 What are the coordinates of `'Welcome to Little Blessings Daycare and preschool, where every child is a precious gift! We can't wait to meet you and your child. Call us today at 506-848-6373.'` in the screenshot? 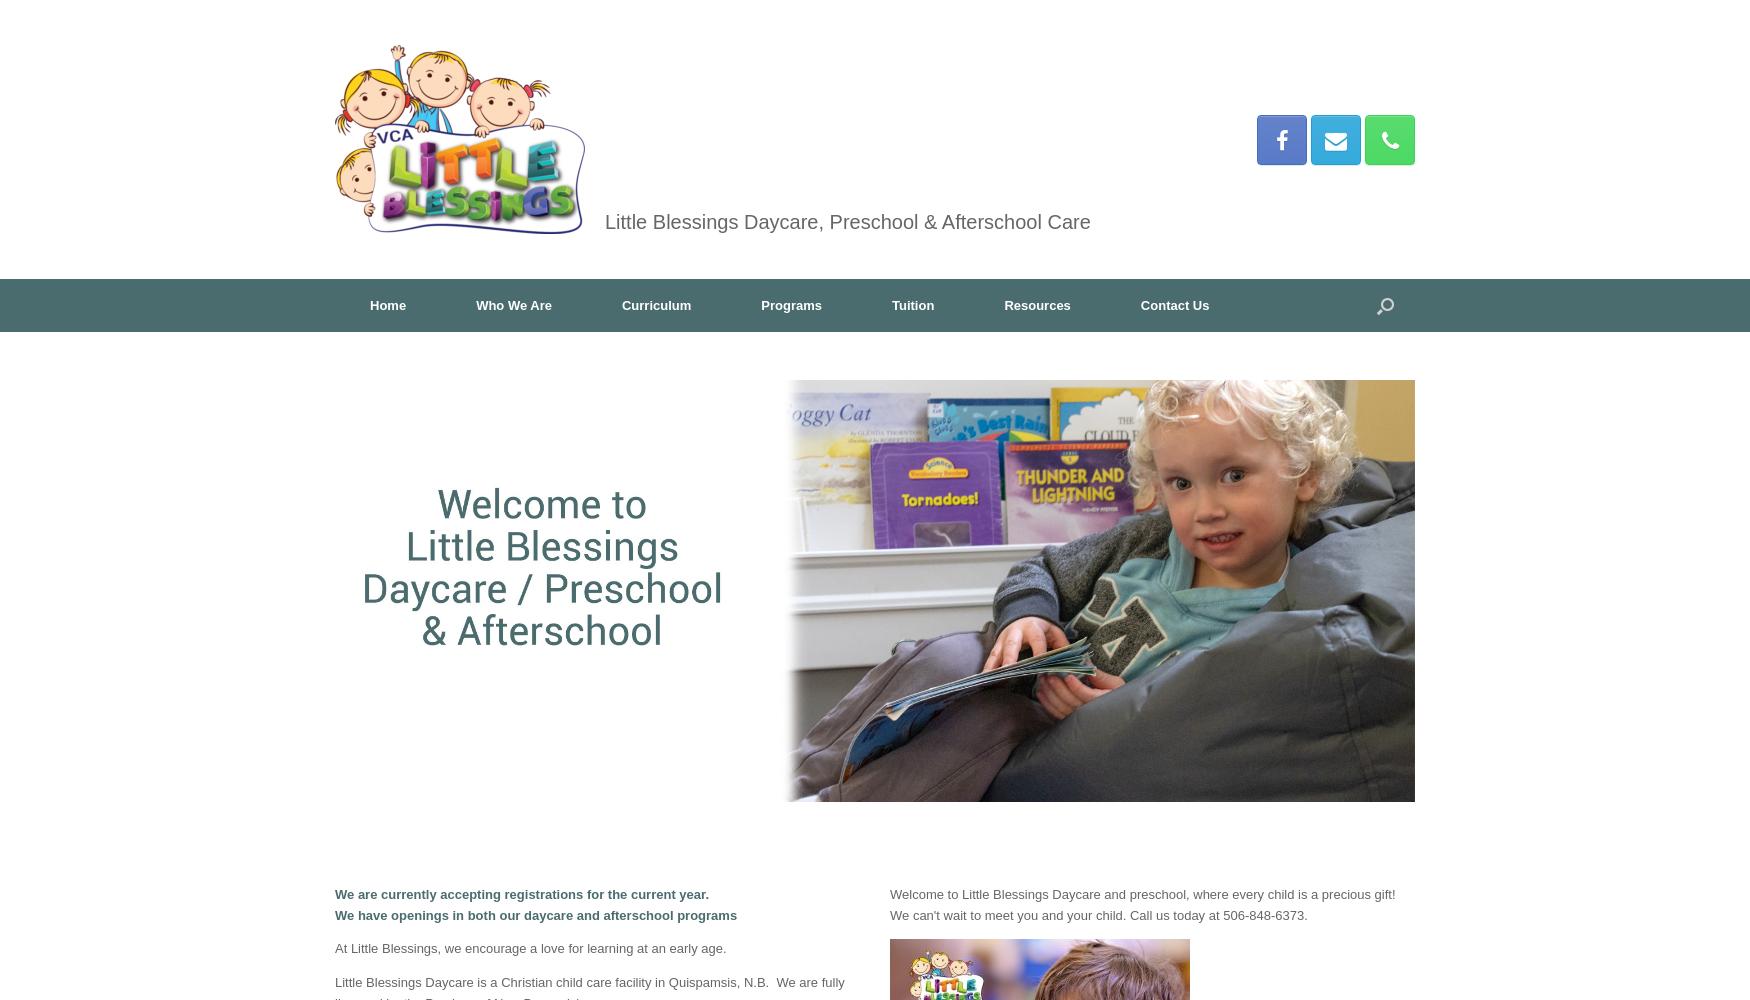 It's located at (1141, 904).